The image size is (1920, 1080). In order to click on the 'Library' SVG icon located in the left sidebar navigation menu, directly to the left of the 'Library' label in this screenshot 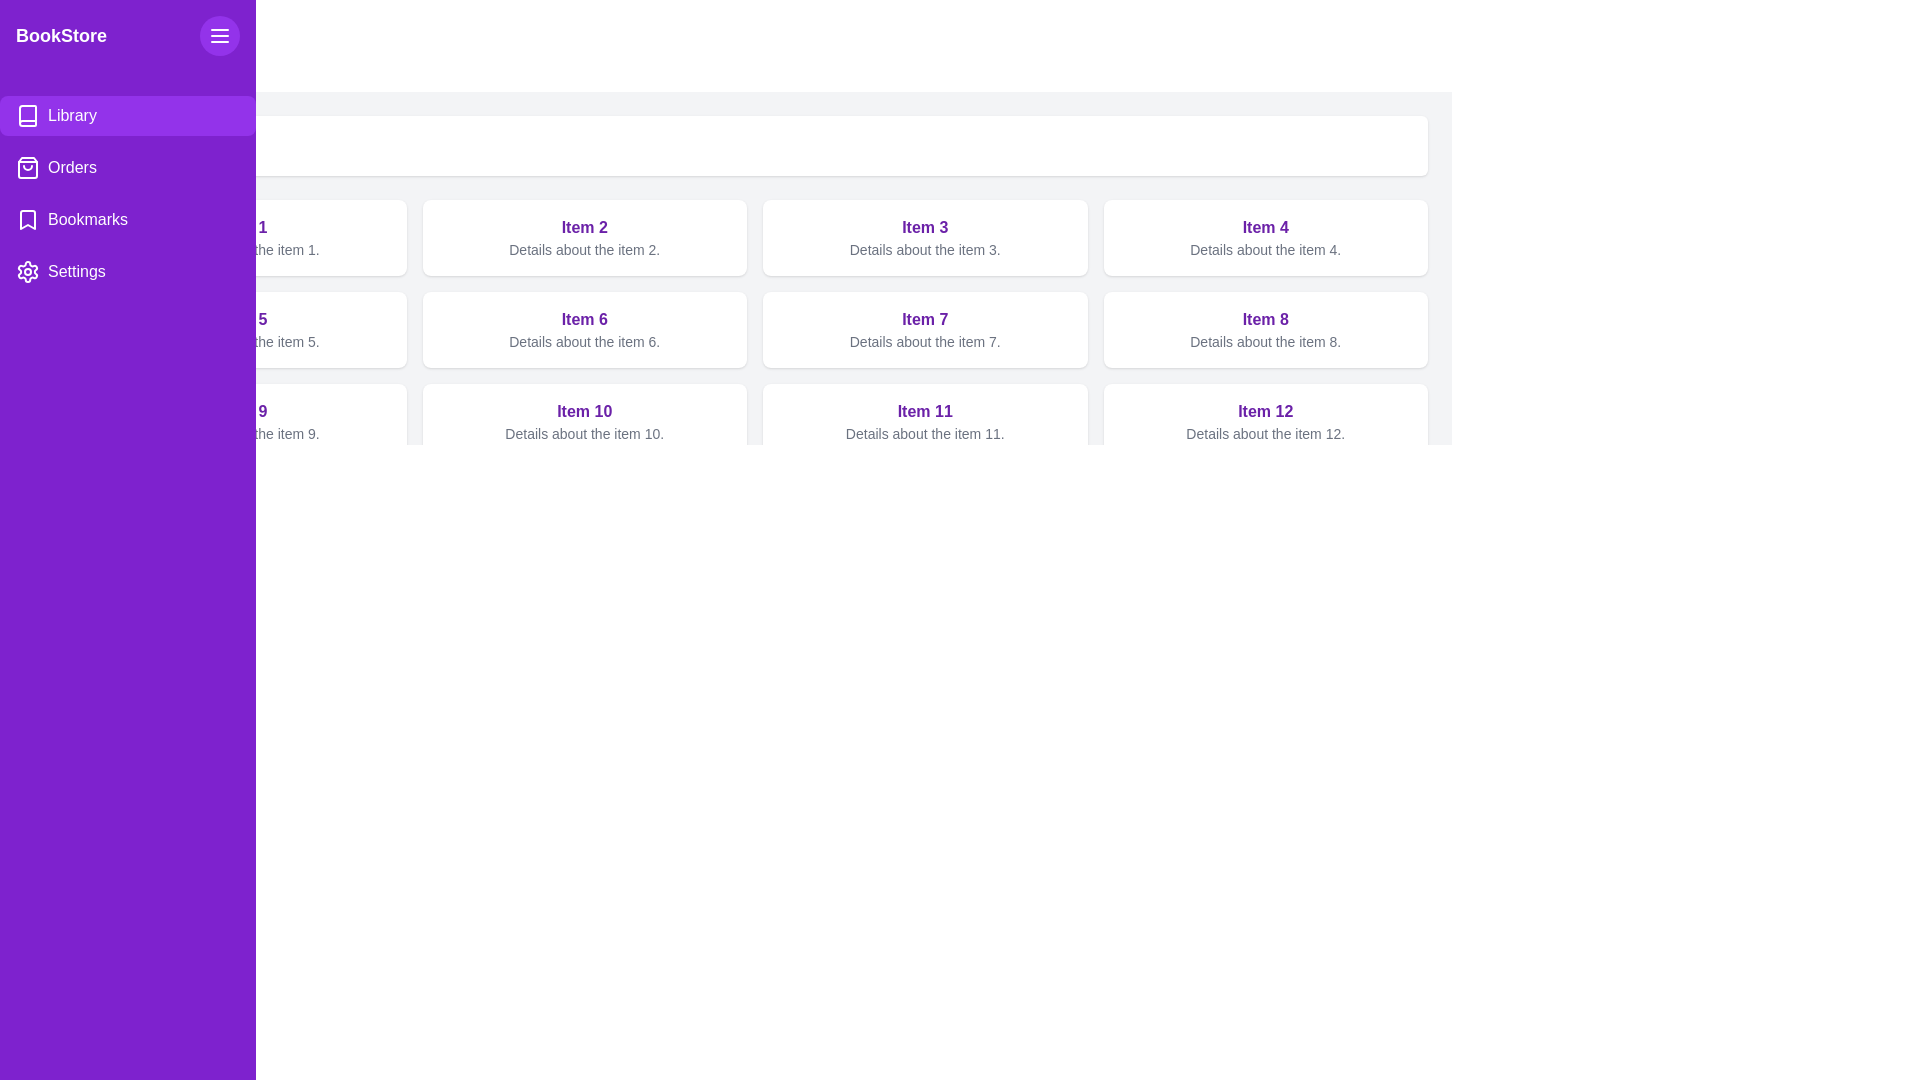, I will do `click(28, 115)`.